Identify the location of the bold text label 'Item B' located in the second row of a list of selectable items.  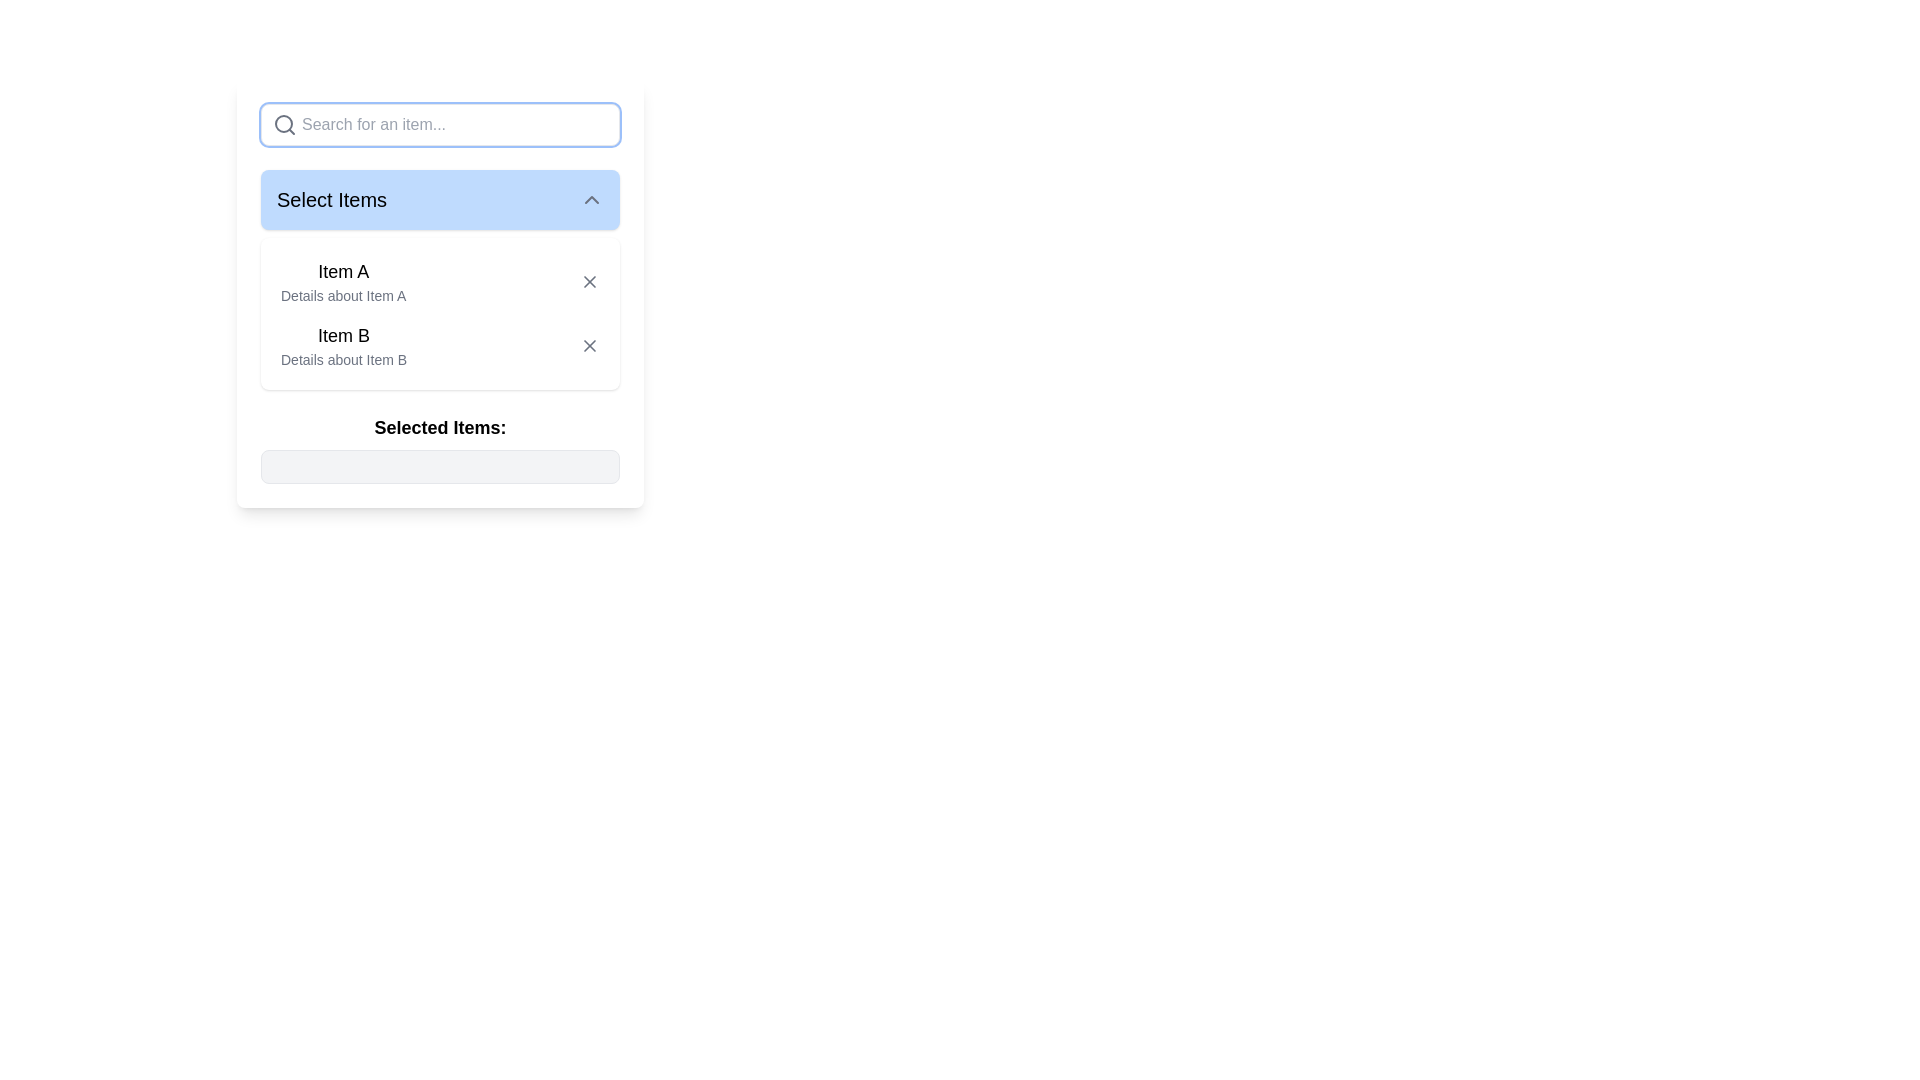
(344, 334).